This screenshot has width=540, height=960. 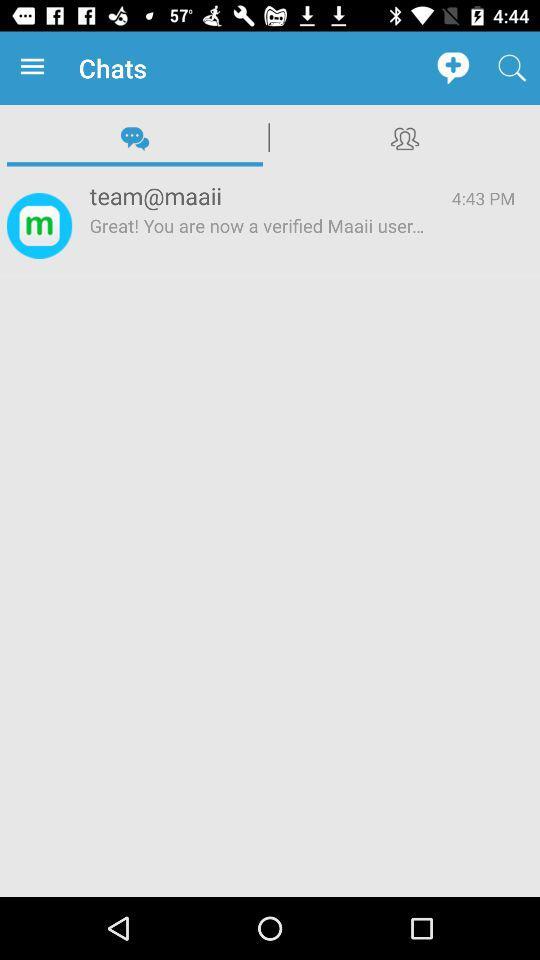 What do you see at coordinates (258, 244) in the screenshot?
I see `icon next to 4:43 pm app` at bounding box center [258, 244].